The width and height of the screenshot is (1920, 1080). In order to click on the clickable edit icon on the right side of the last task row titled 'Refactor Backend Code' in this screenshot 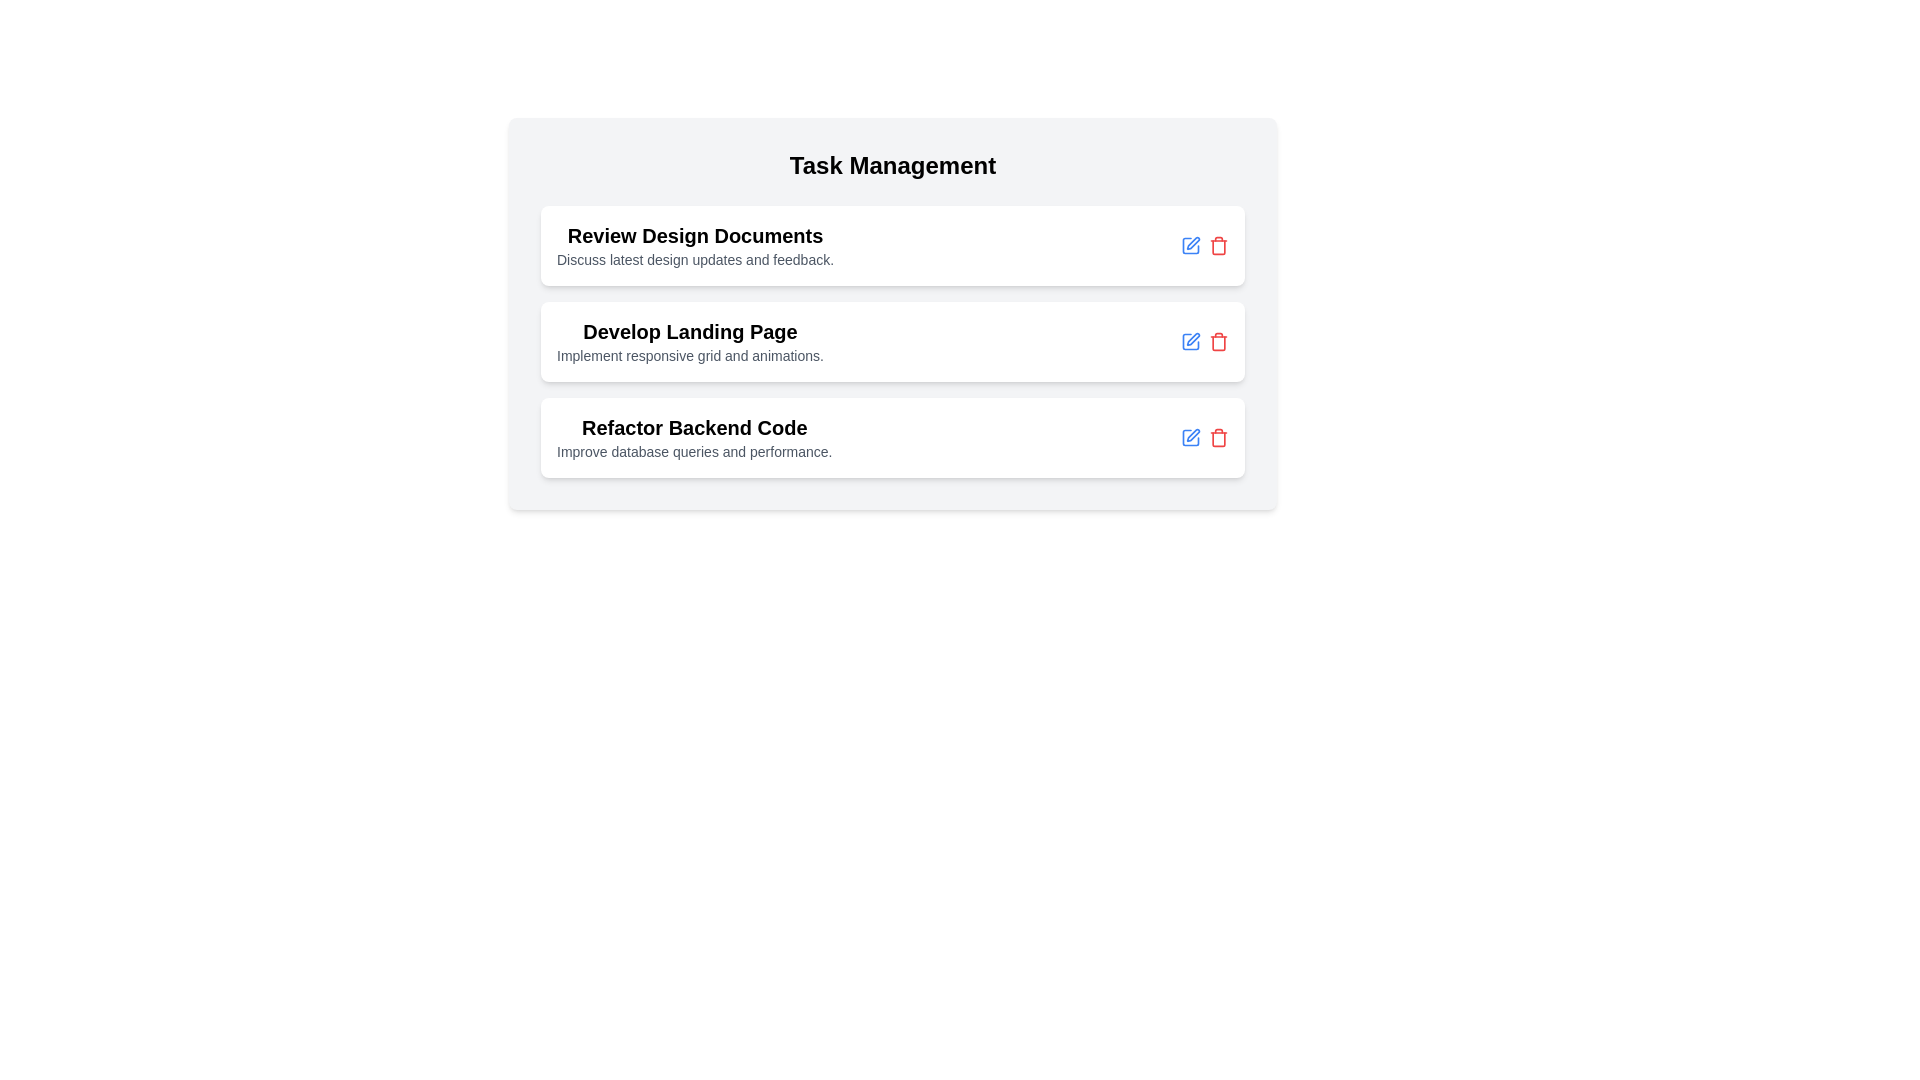, I will do `click(1190, 437)`.